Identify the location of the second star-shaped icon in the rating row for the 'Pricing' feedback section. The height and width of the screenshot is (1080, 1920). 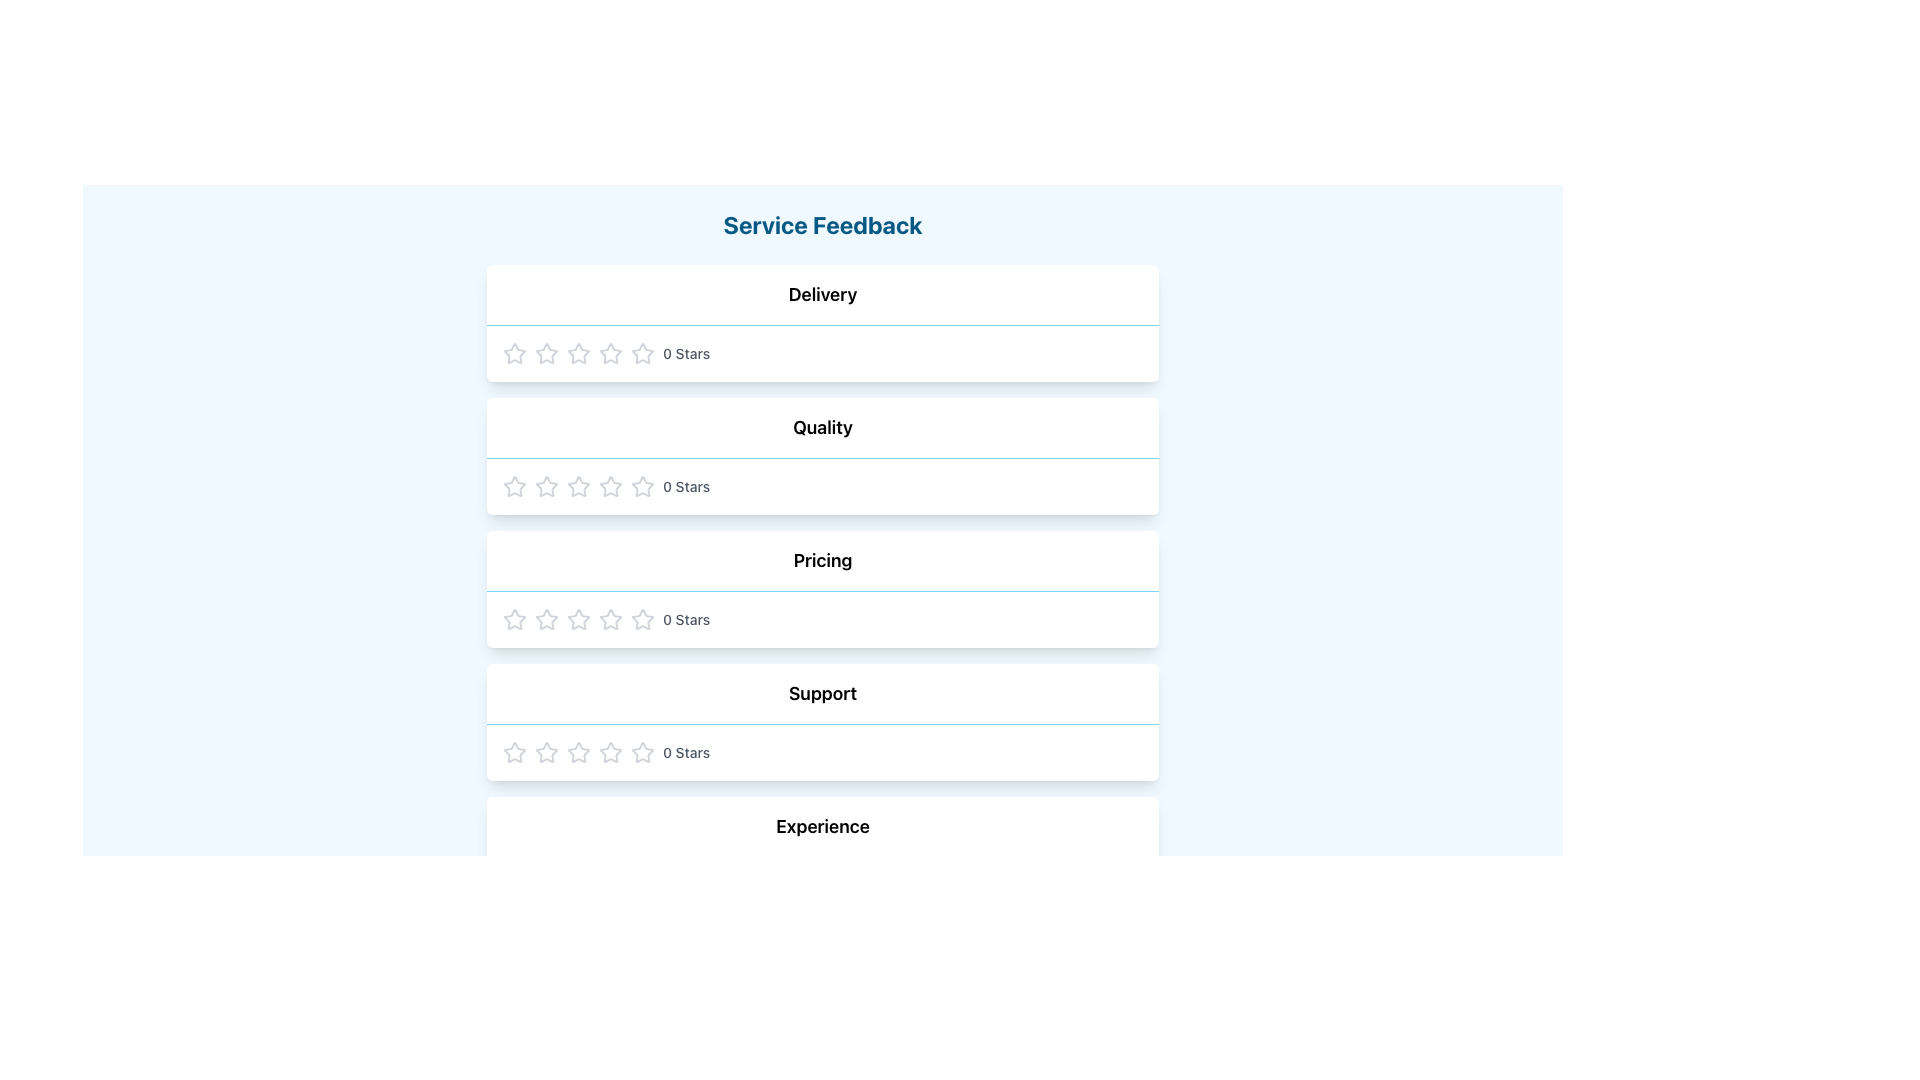
(643, 618).